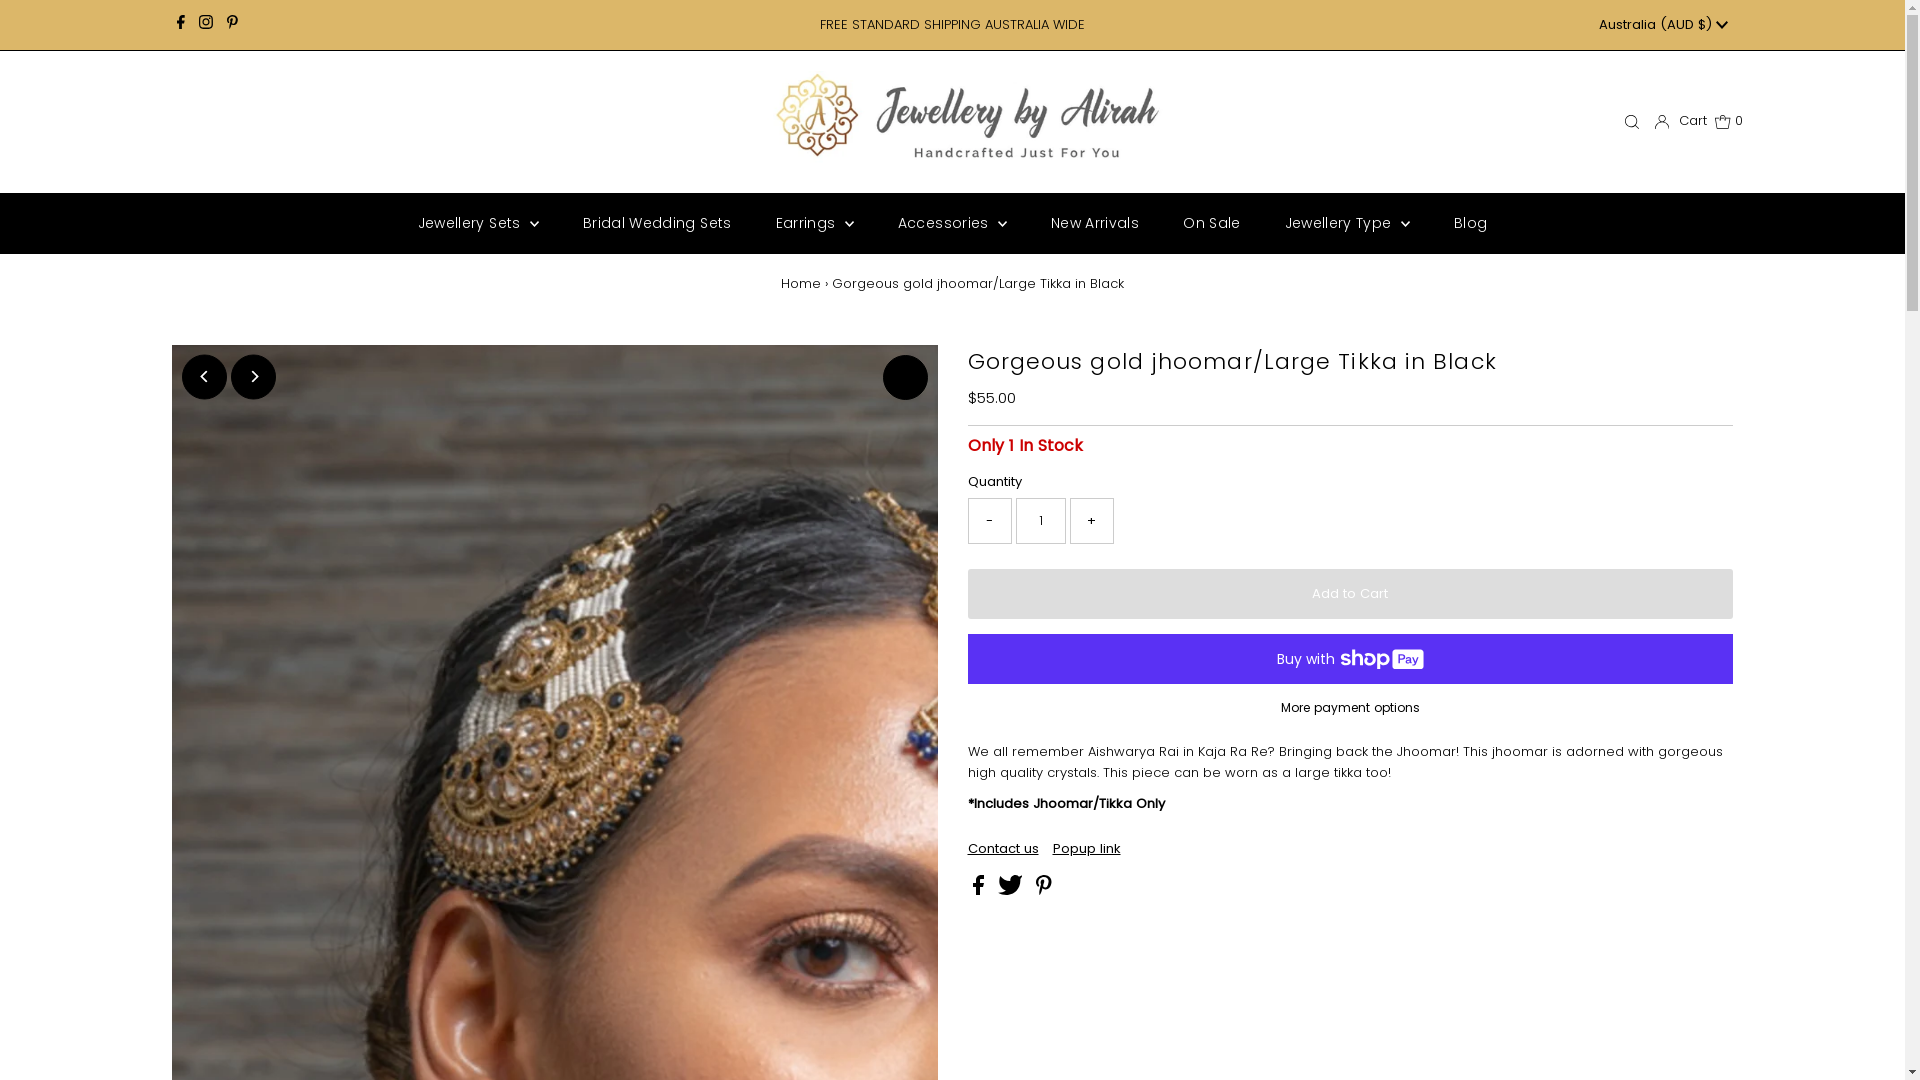 Image resolution: width=1920 pixels, height=1080 pixels. I want to click on 'Home', so click(801, 283).